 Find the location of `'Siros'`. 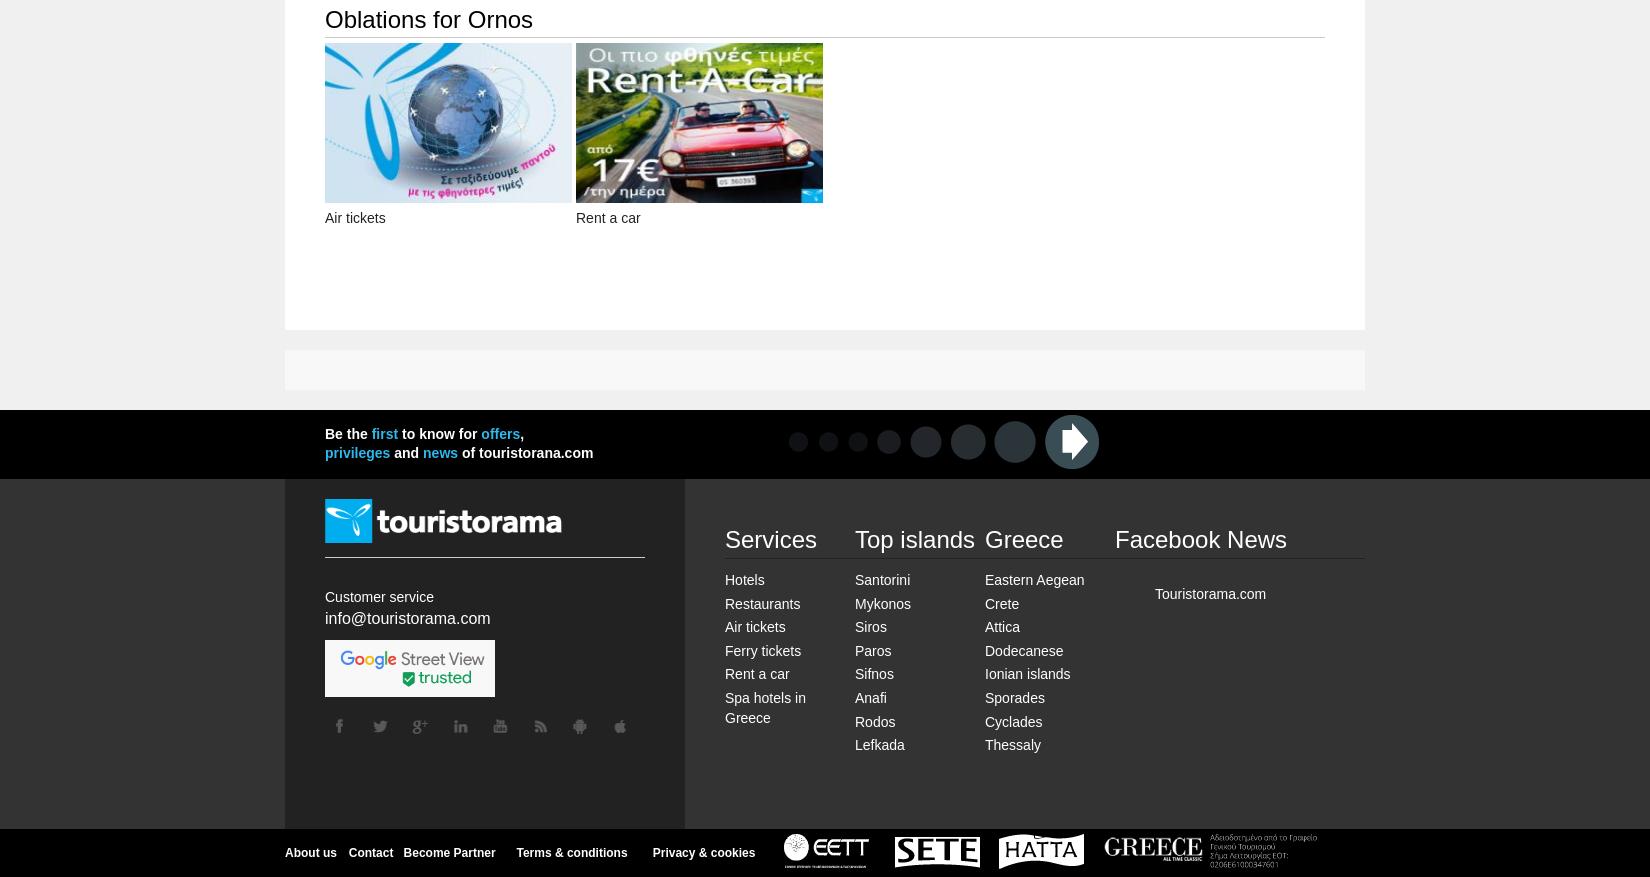

'Siros' is located at coordinates (870, 625).